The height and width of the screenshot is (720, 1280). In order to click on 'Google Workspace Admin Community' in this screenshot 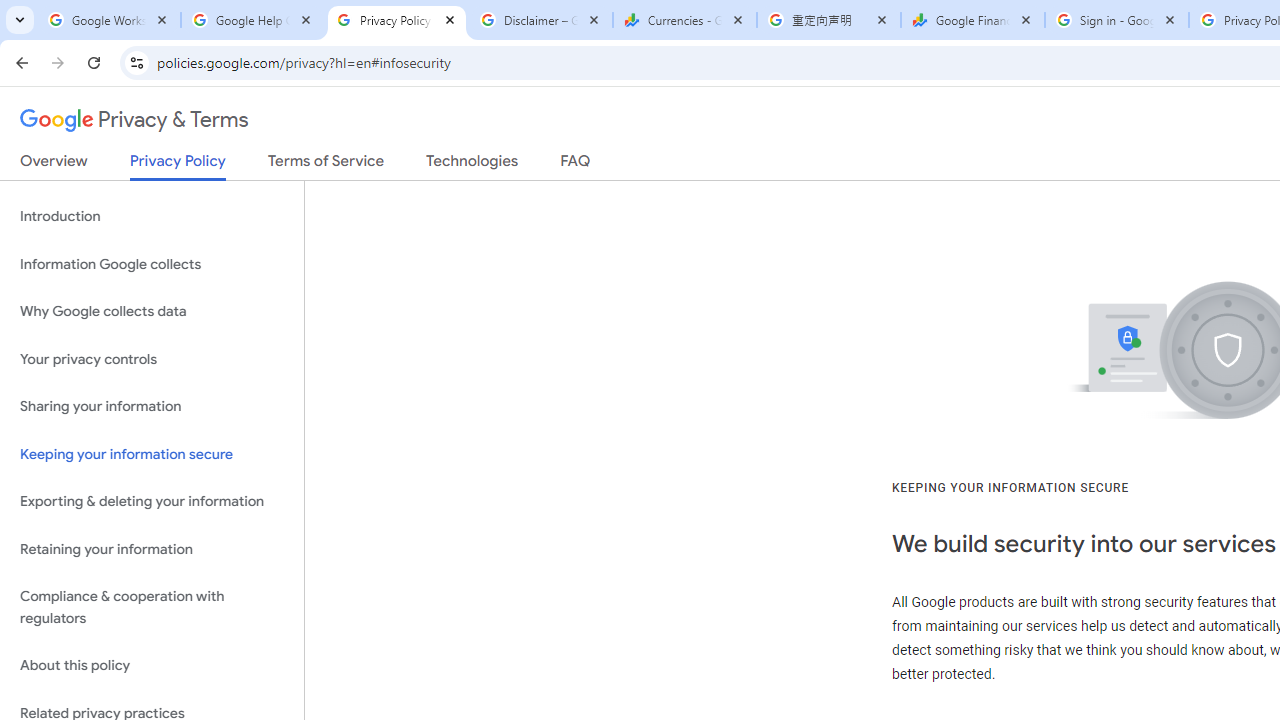, I will do `click(107, 20)`.